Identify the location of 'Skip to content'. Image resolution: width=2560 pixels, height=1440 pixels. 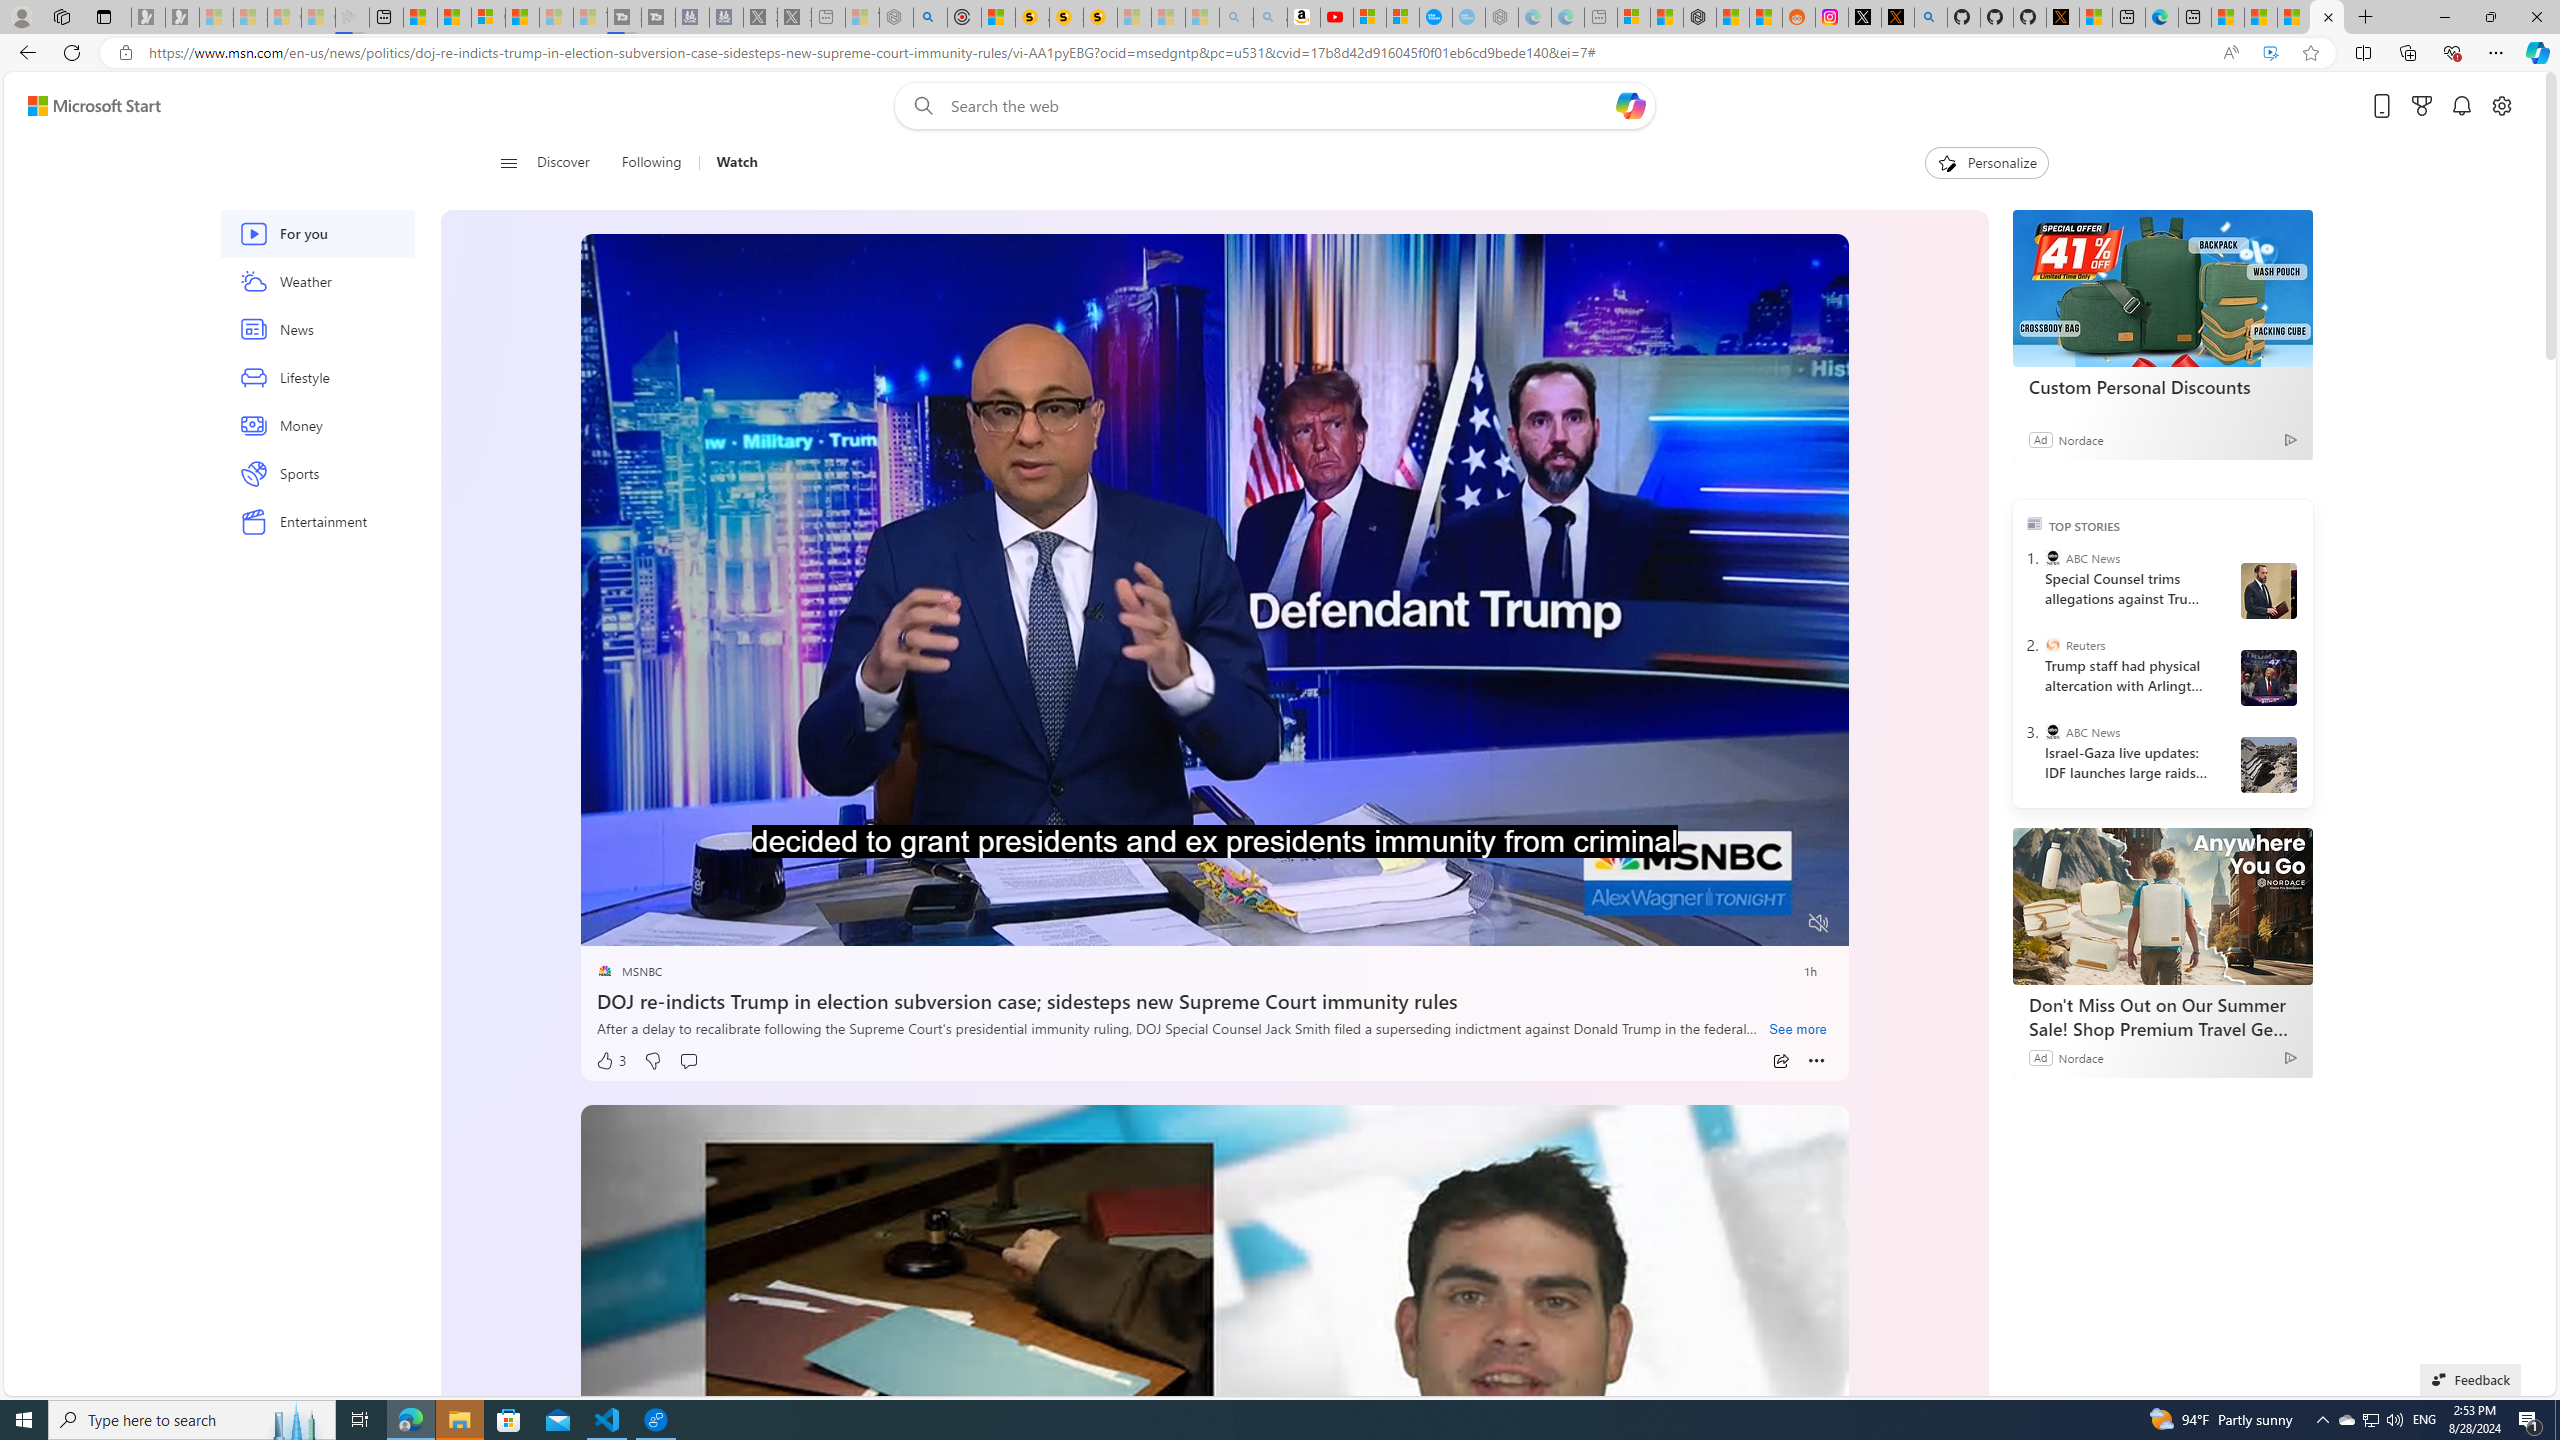
(86, 104).